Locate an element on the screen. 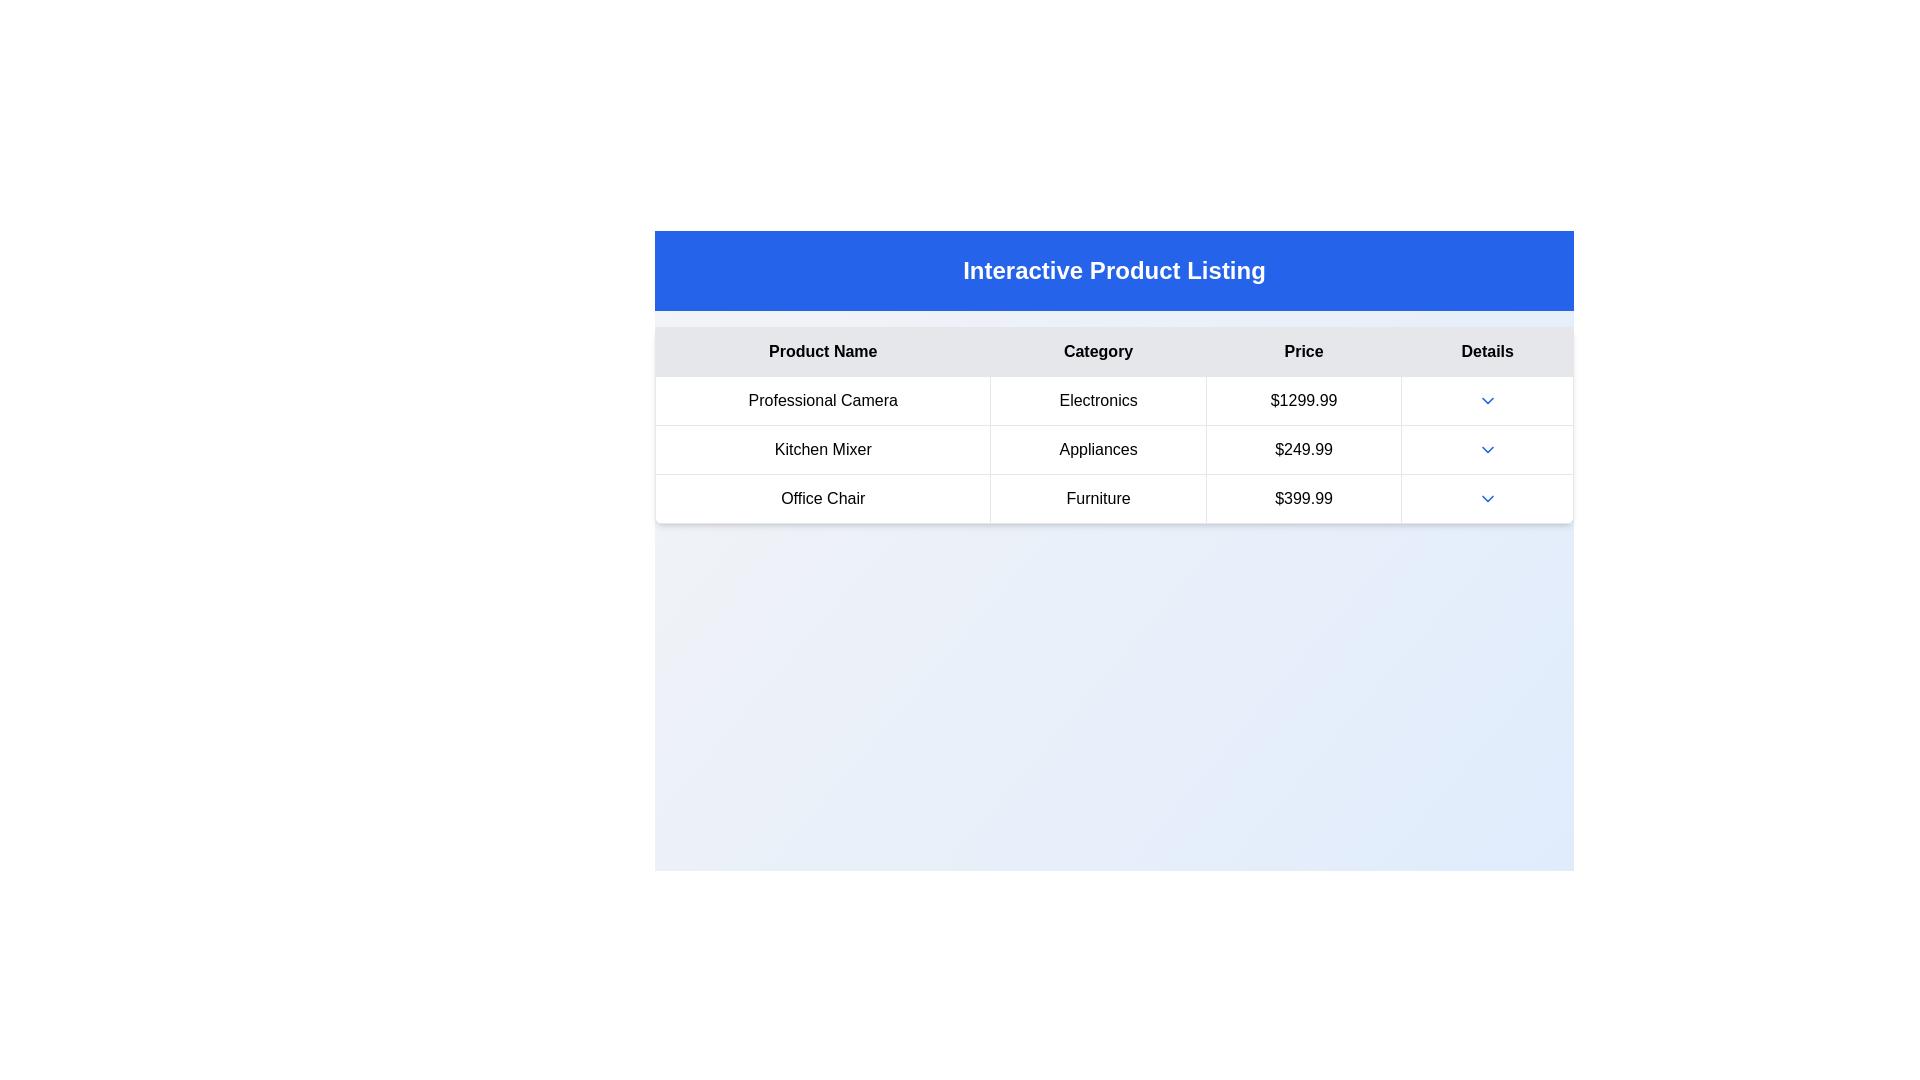 The image size is (1920, 1080). the small blue downward-pointing chevron icon located in the 'Details' column of the first row in the product listing table to trigger a tooltip is located at coordinates (1487, 401).